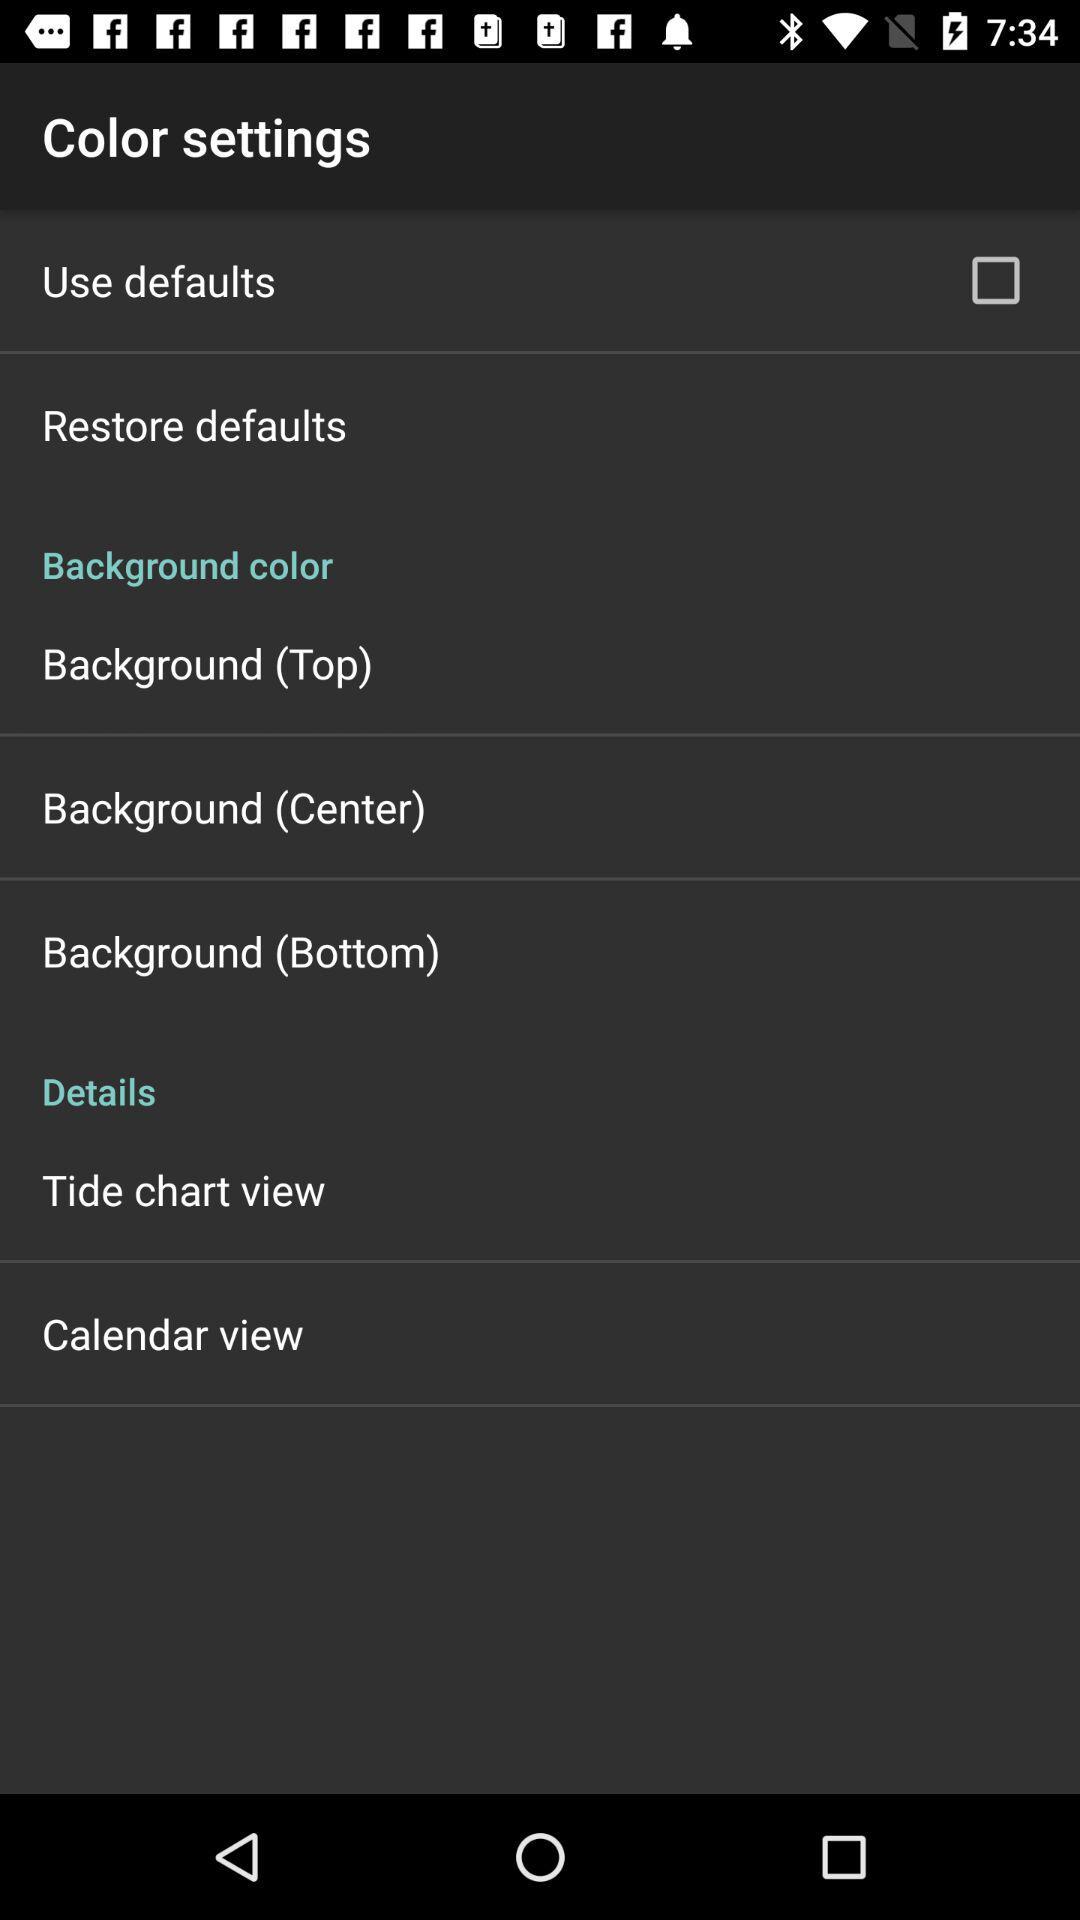 This screenshot has width=1080, height=1920. Describe the element at coordinates (995, 279) in the screenshot. I see `the app above background color icon` at that location.